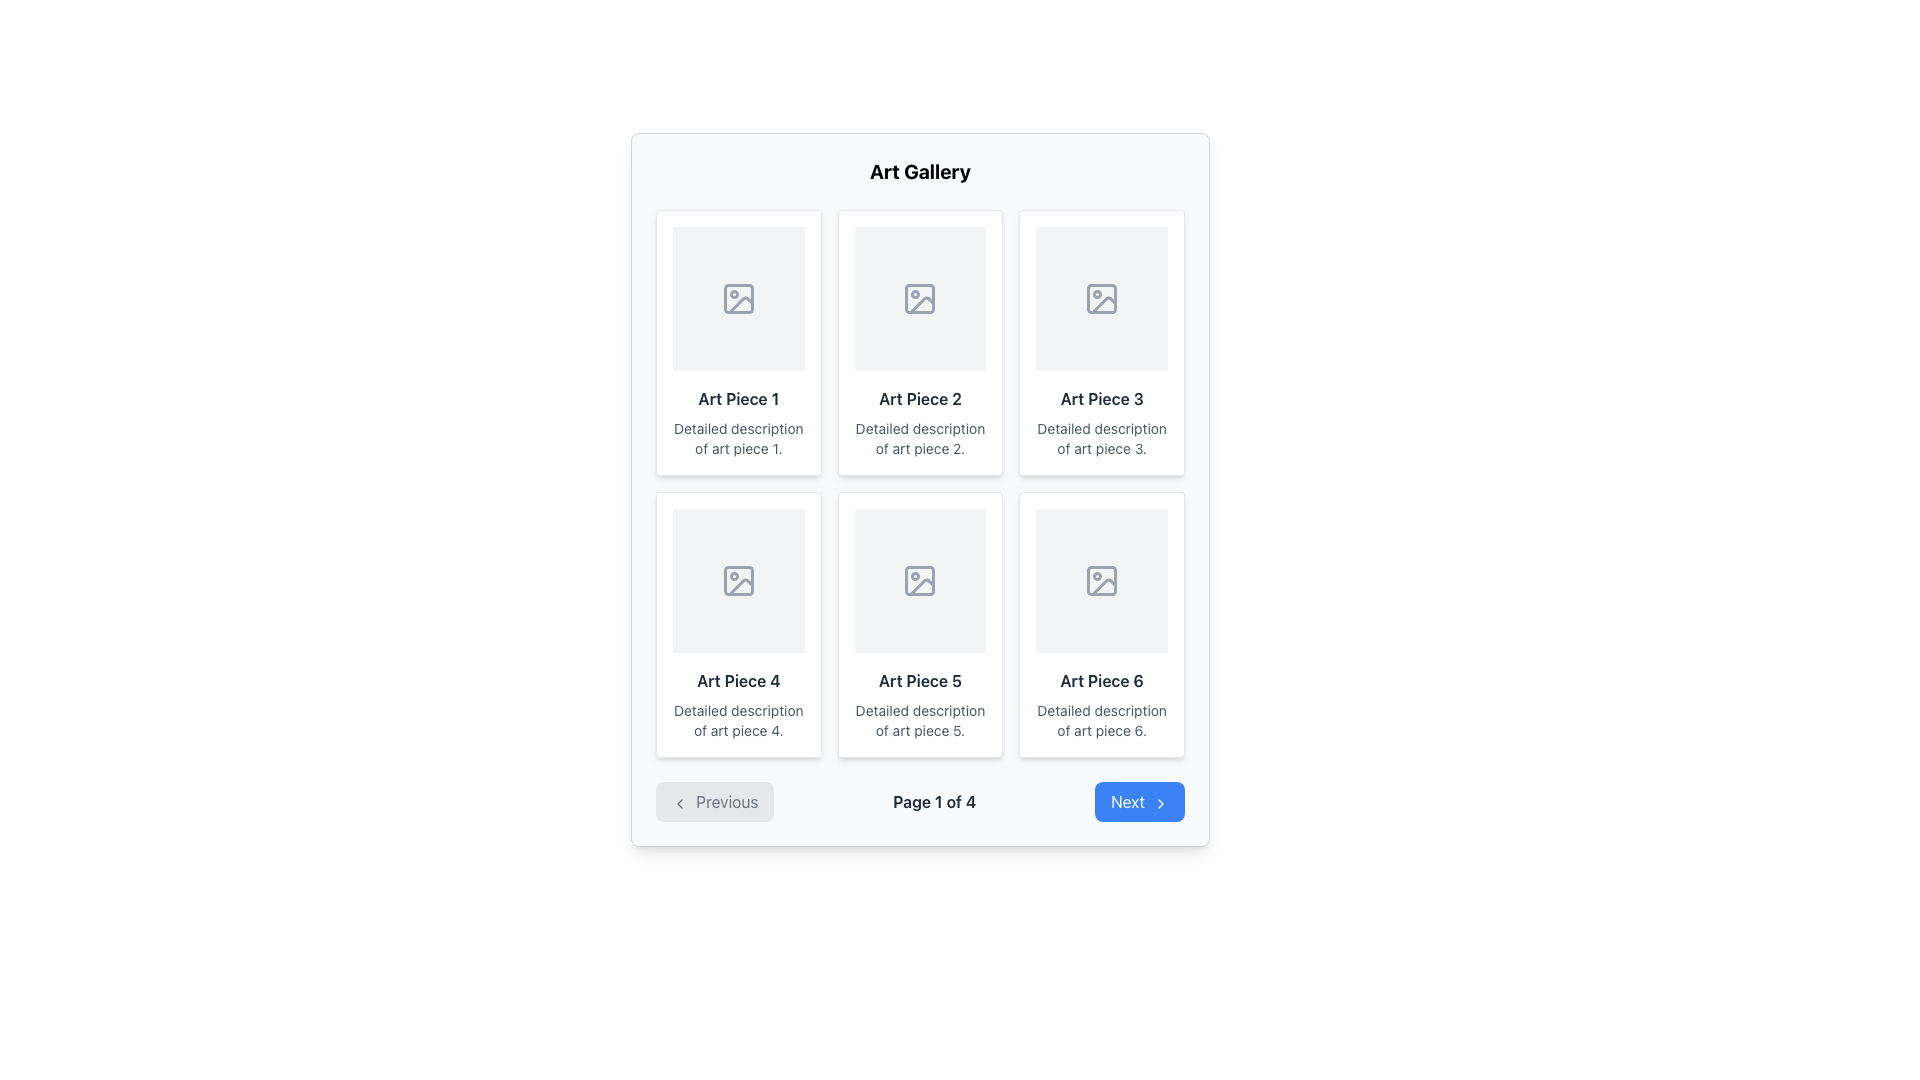 The image size is (1920, 1080). What do you see at coordinates (1101, 721) in the screenshot?
I see `text displayed in the gray, small-sized font located below the title 'Art Piece 6' at the bottom right of the card` at bounding box center [1101, 721].